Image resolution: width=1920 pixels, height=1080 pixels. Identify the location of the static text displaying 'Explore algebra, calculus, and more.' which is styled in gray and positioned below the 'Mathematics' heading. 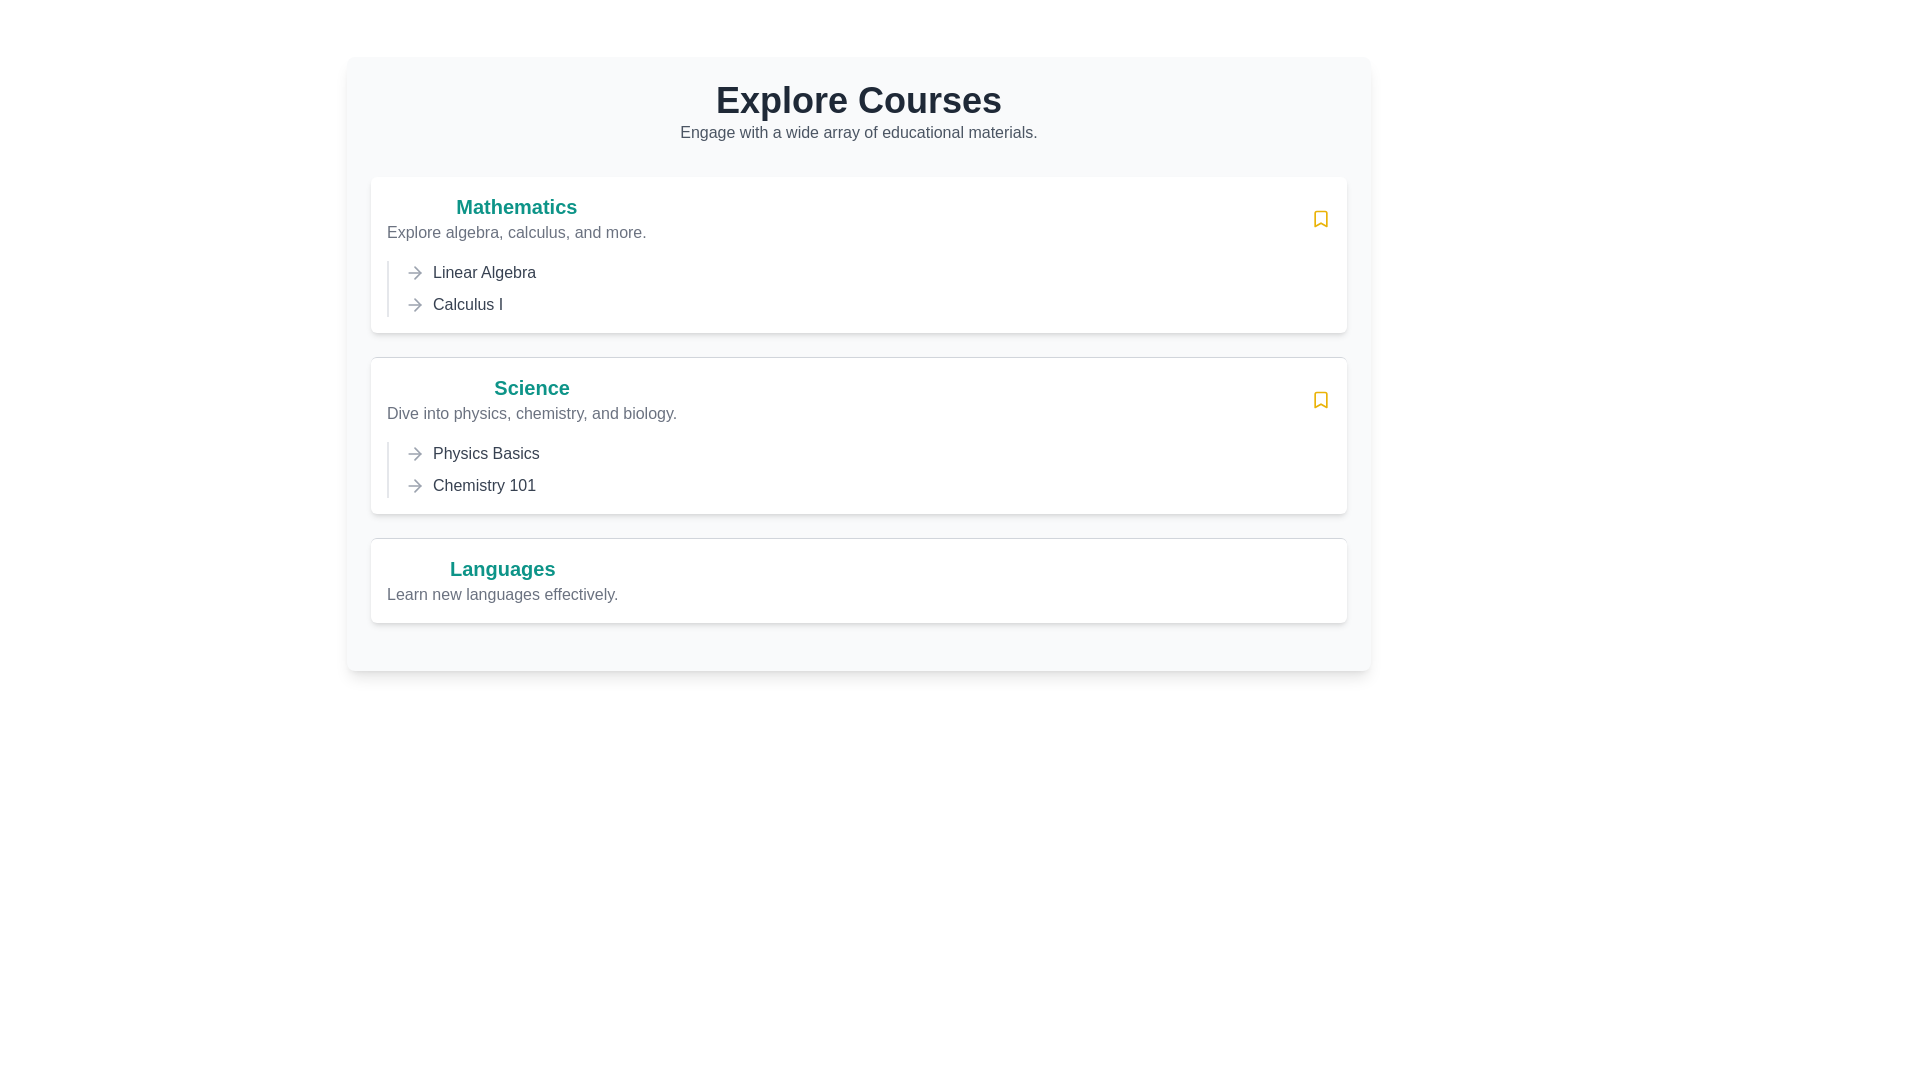
(516, 231).